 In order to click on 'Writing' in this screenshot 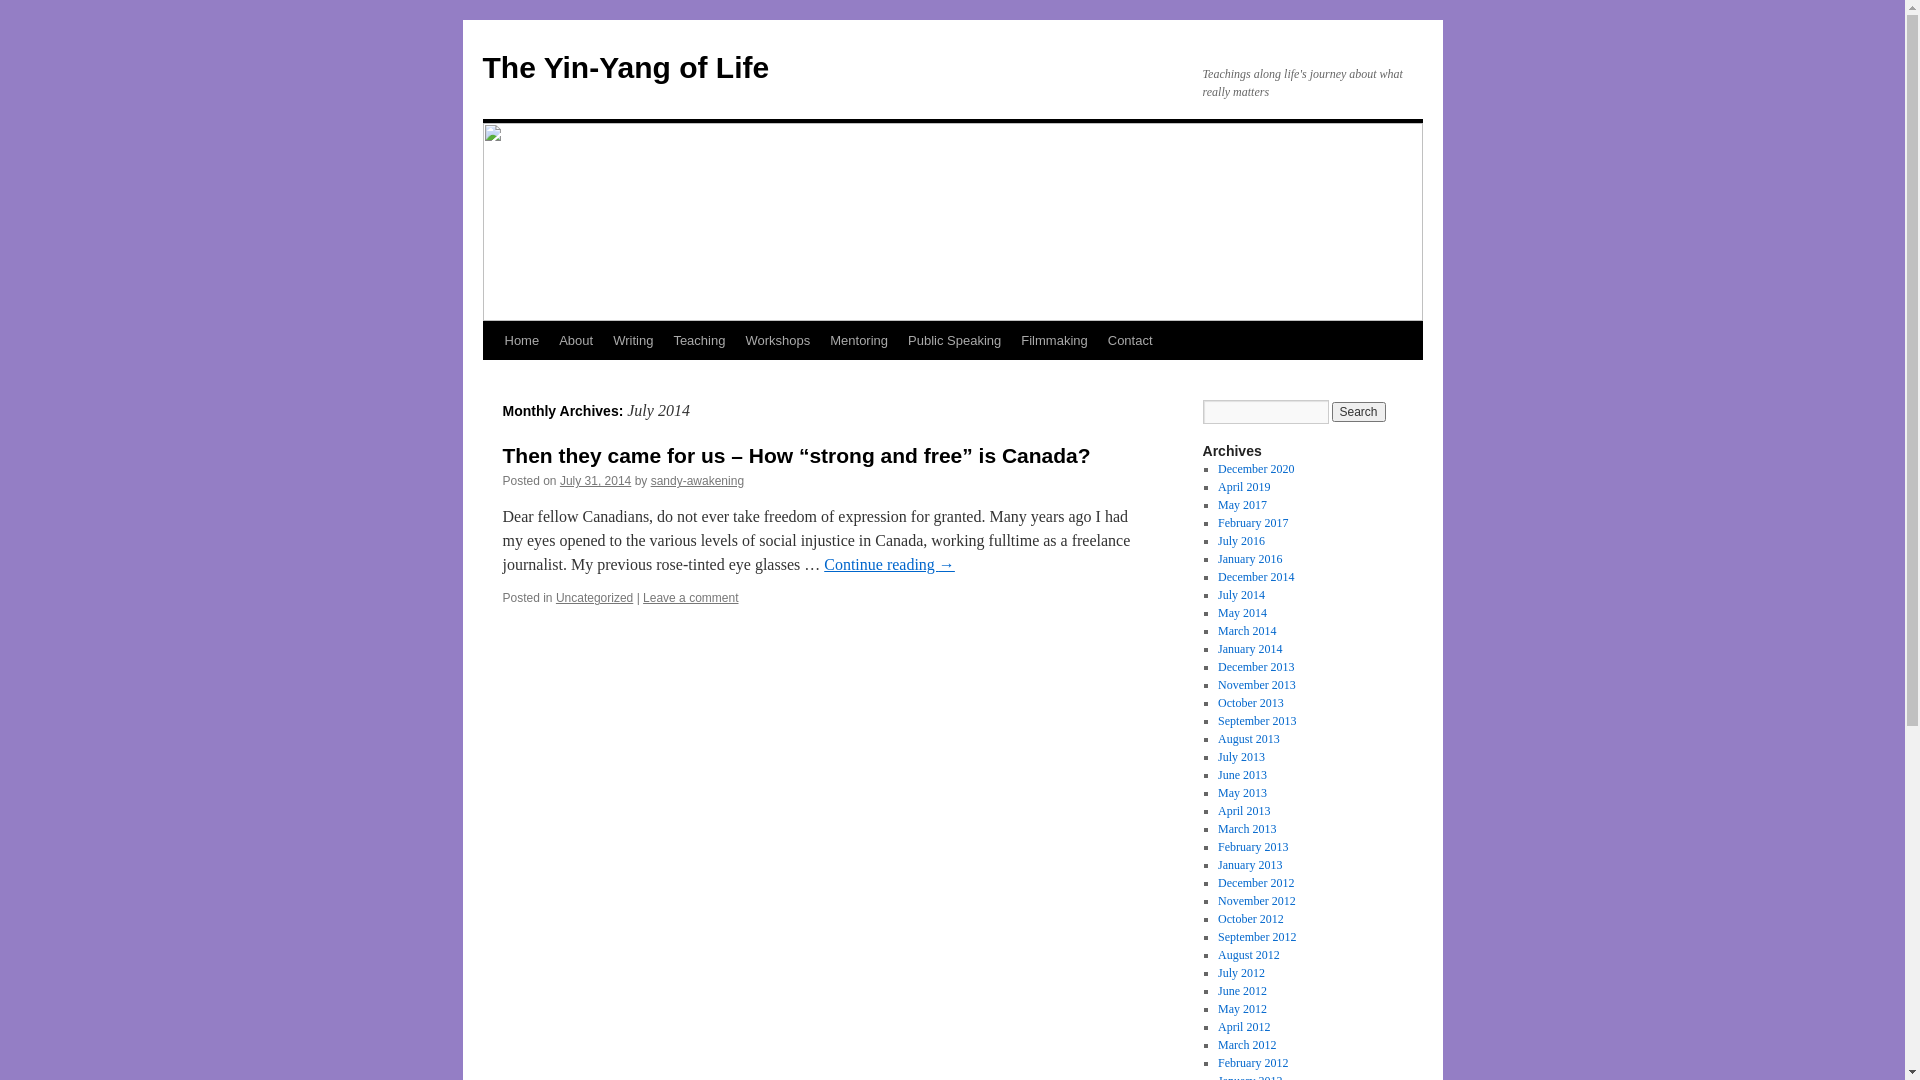, I will do `click(602, 339)`.